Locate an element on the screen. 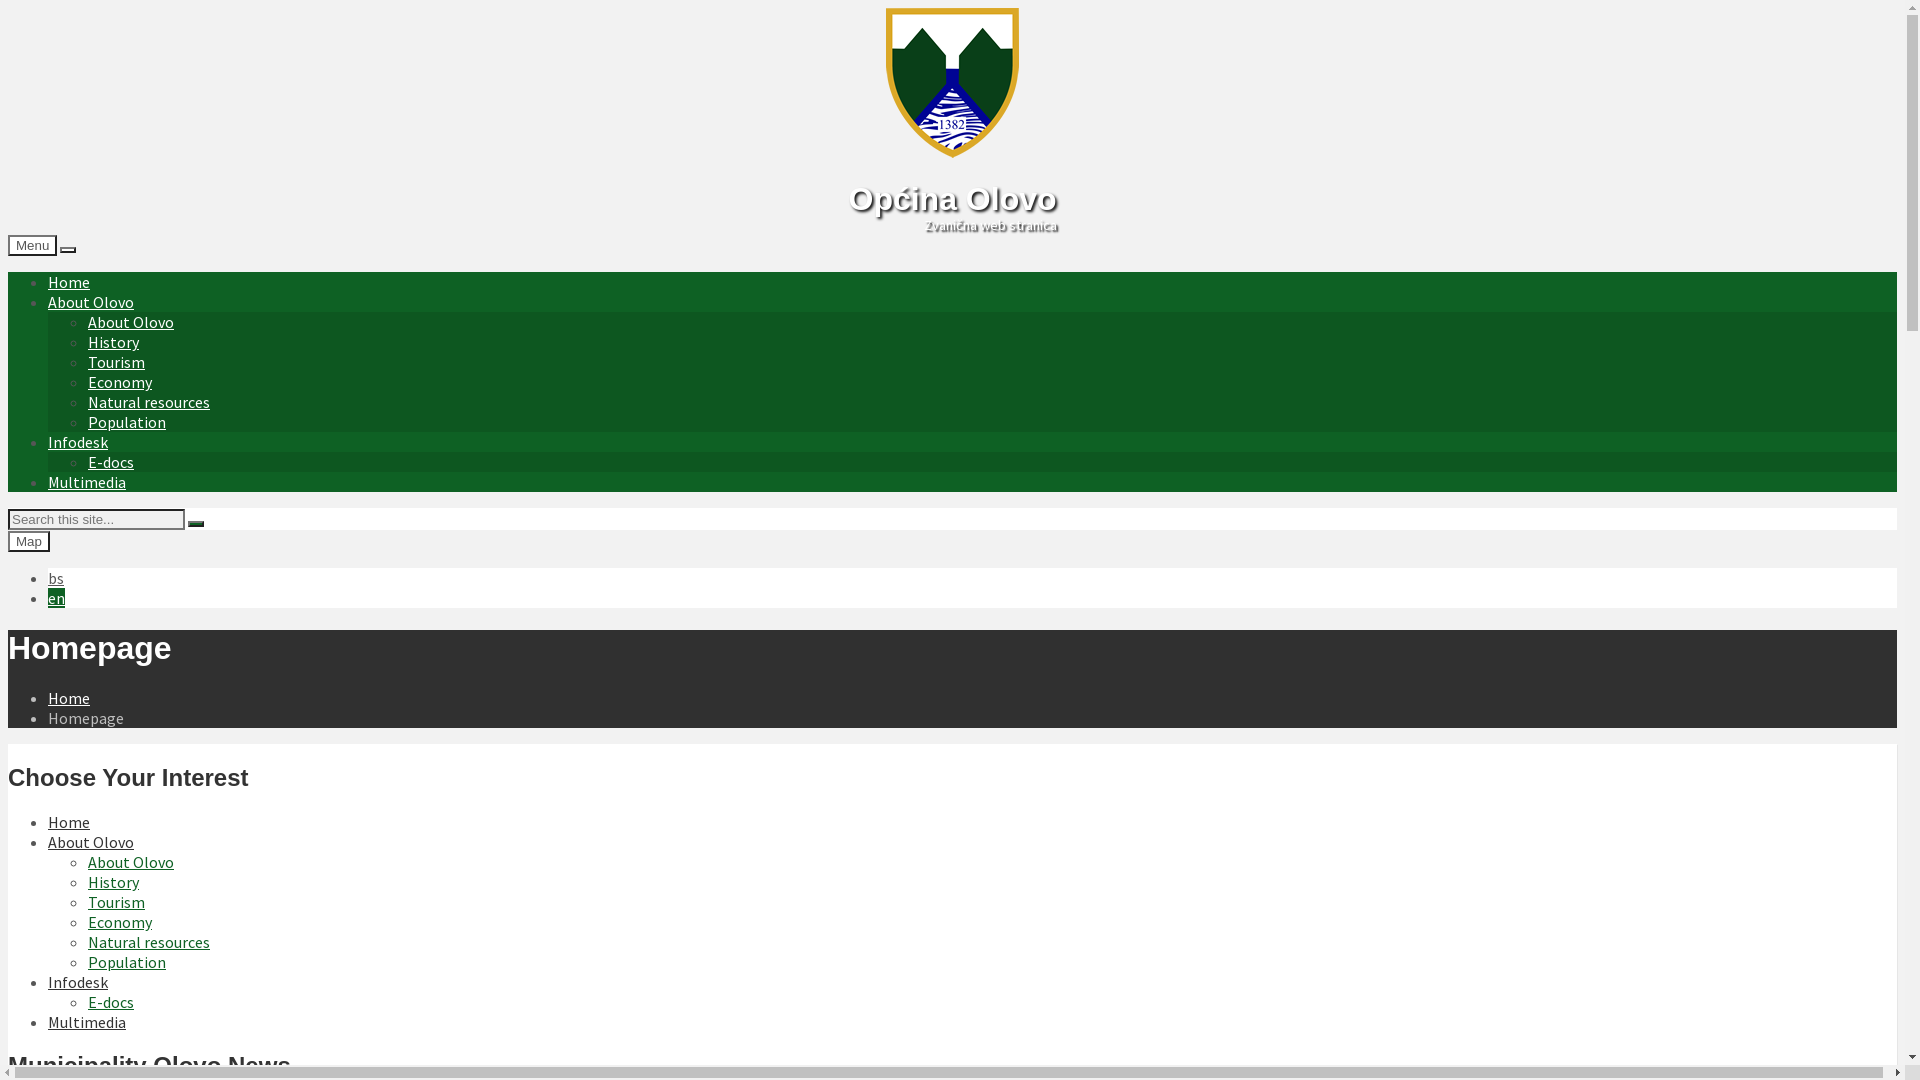 This screenshot has width=1920, height=1080. 'Multimedia' is located at coordinates (85, 482).